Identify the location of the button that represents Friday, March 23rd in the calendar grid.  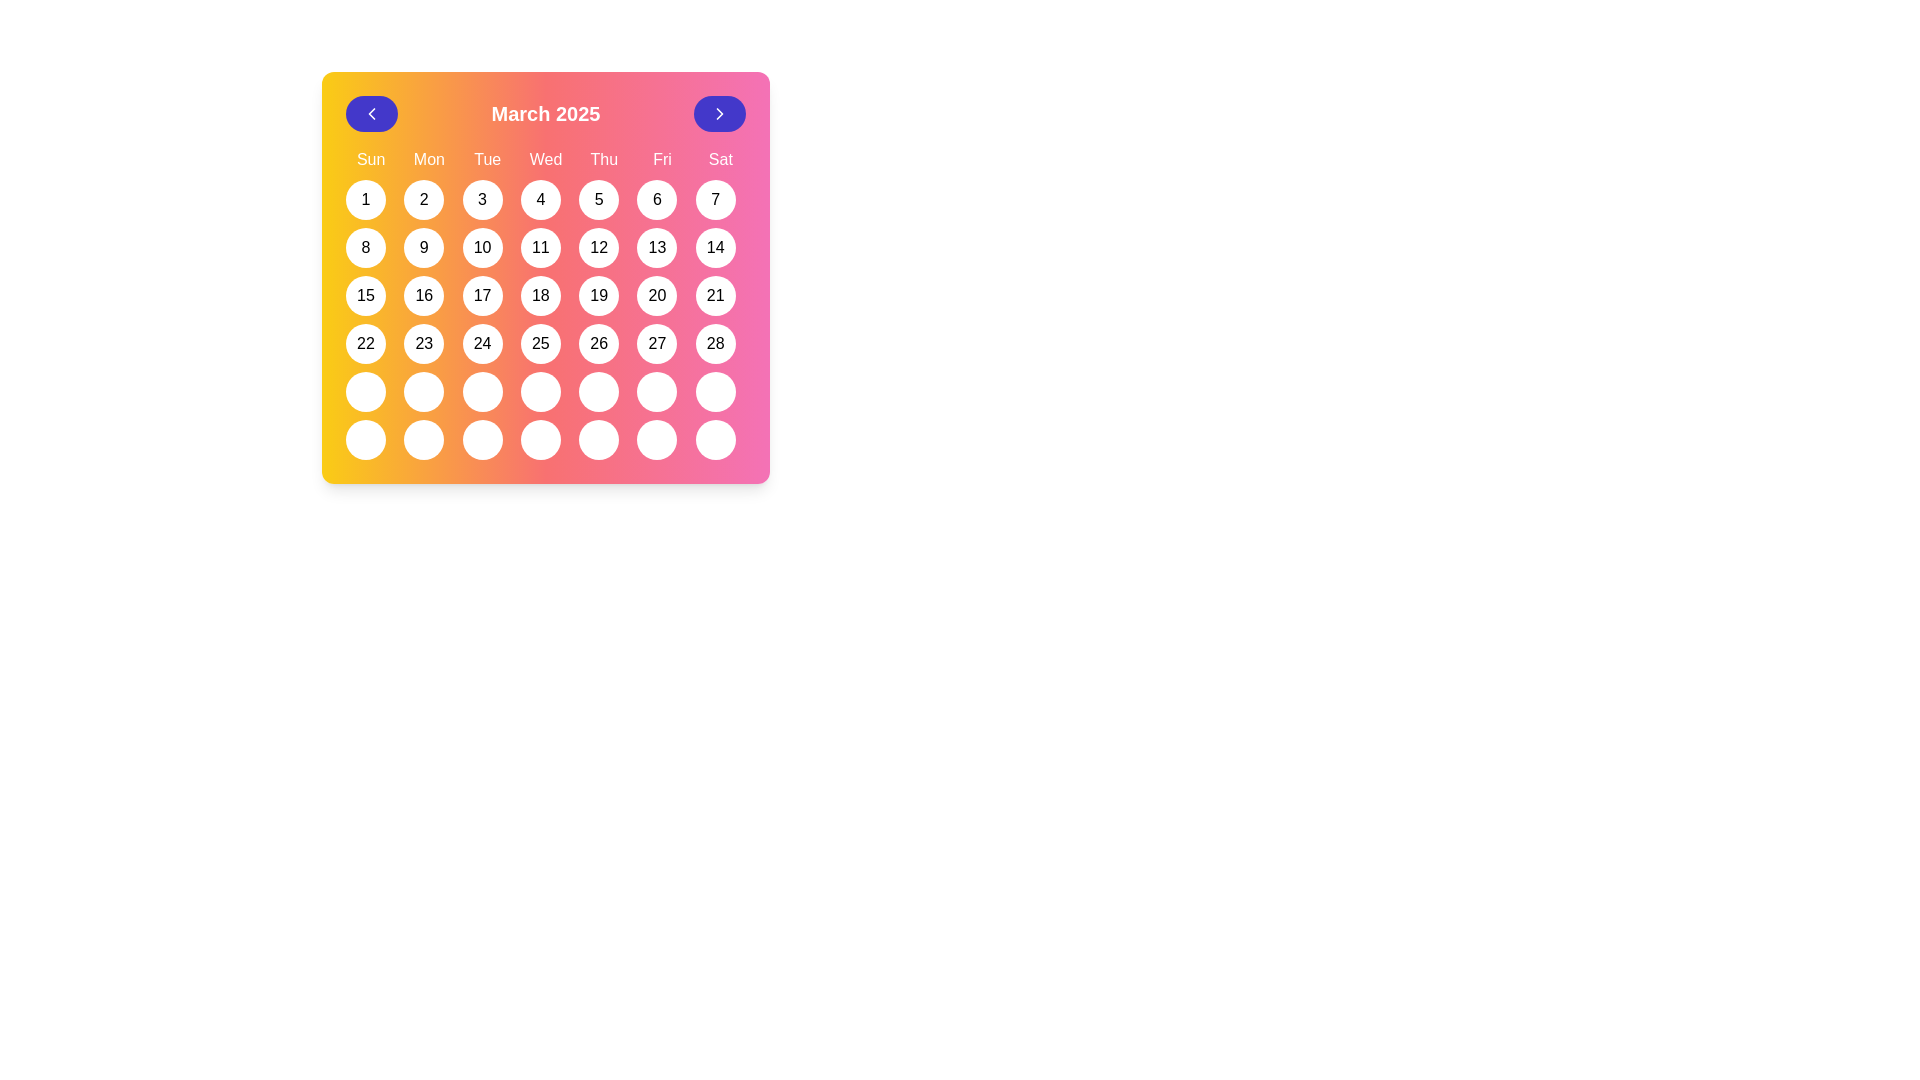
(423, 342).